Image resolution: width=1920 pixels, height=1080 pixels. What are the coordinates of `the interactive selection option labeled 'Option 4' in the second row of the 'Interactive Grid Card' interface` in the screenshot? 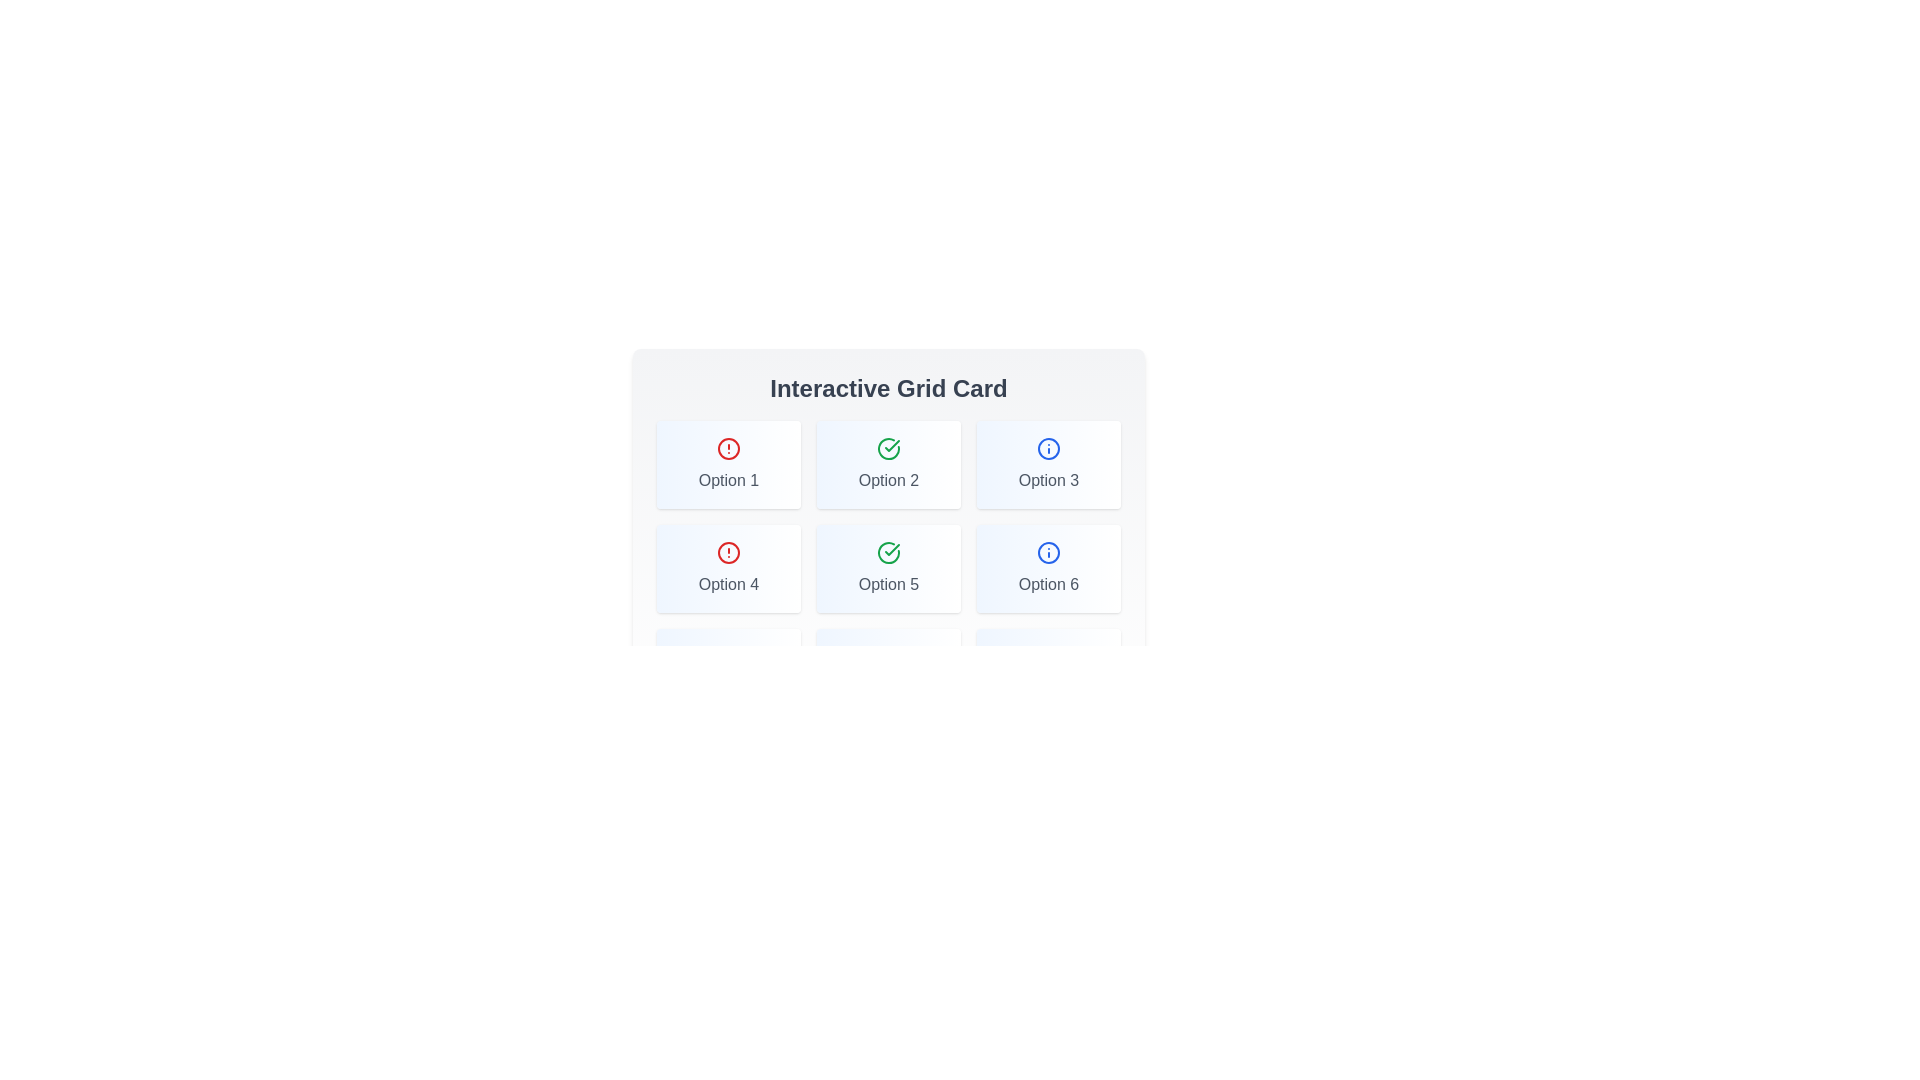 It's located at (728, 569).